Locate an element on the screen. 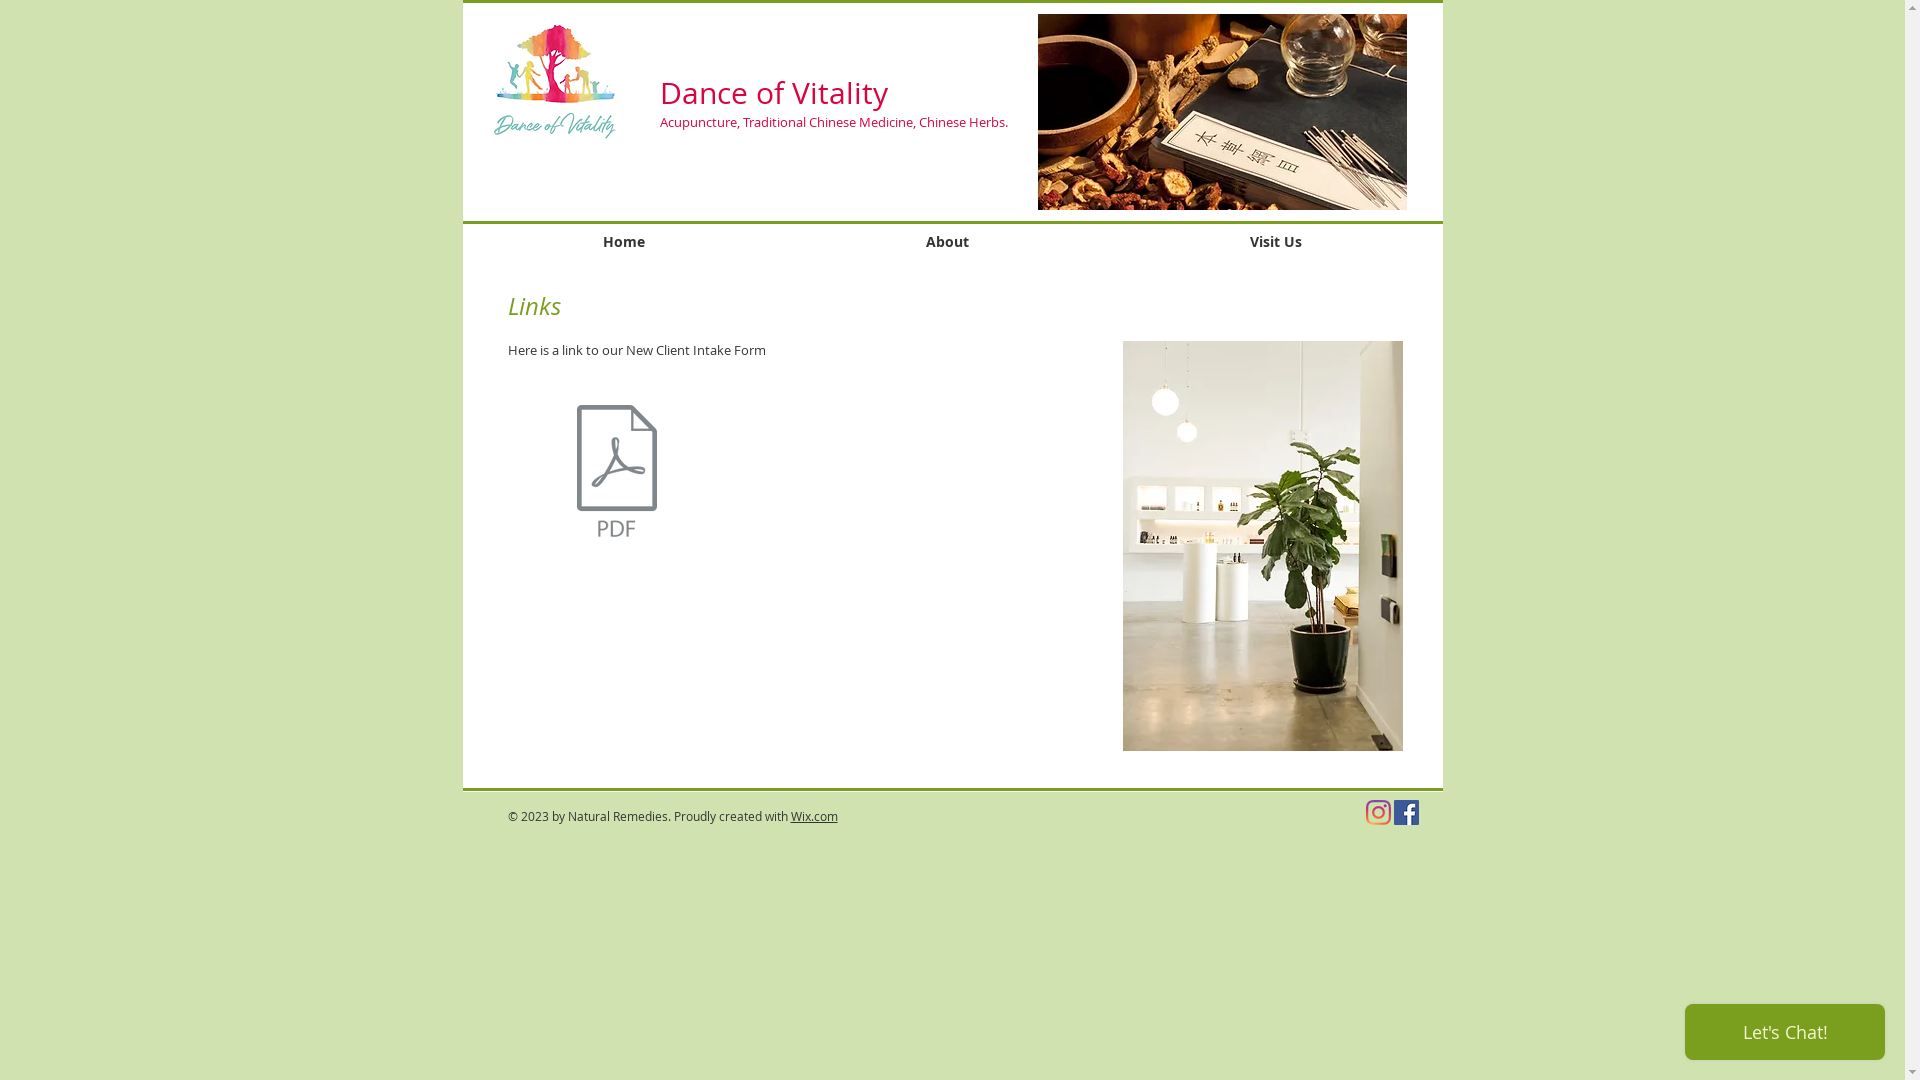 The image size is (1920, 1080). 'About' is located at coordinates (947, 241).